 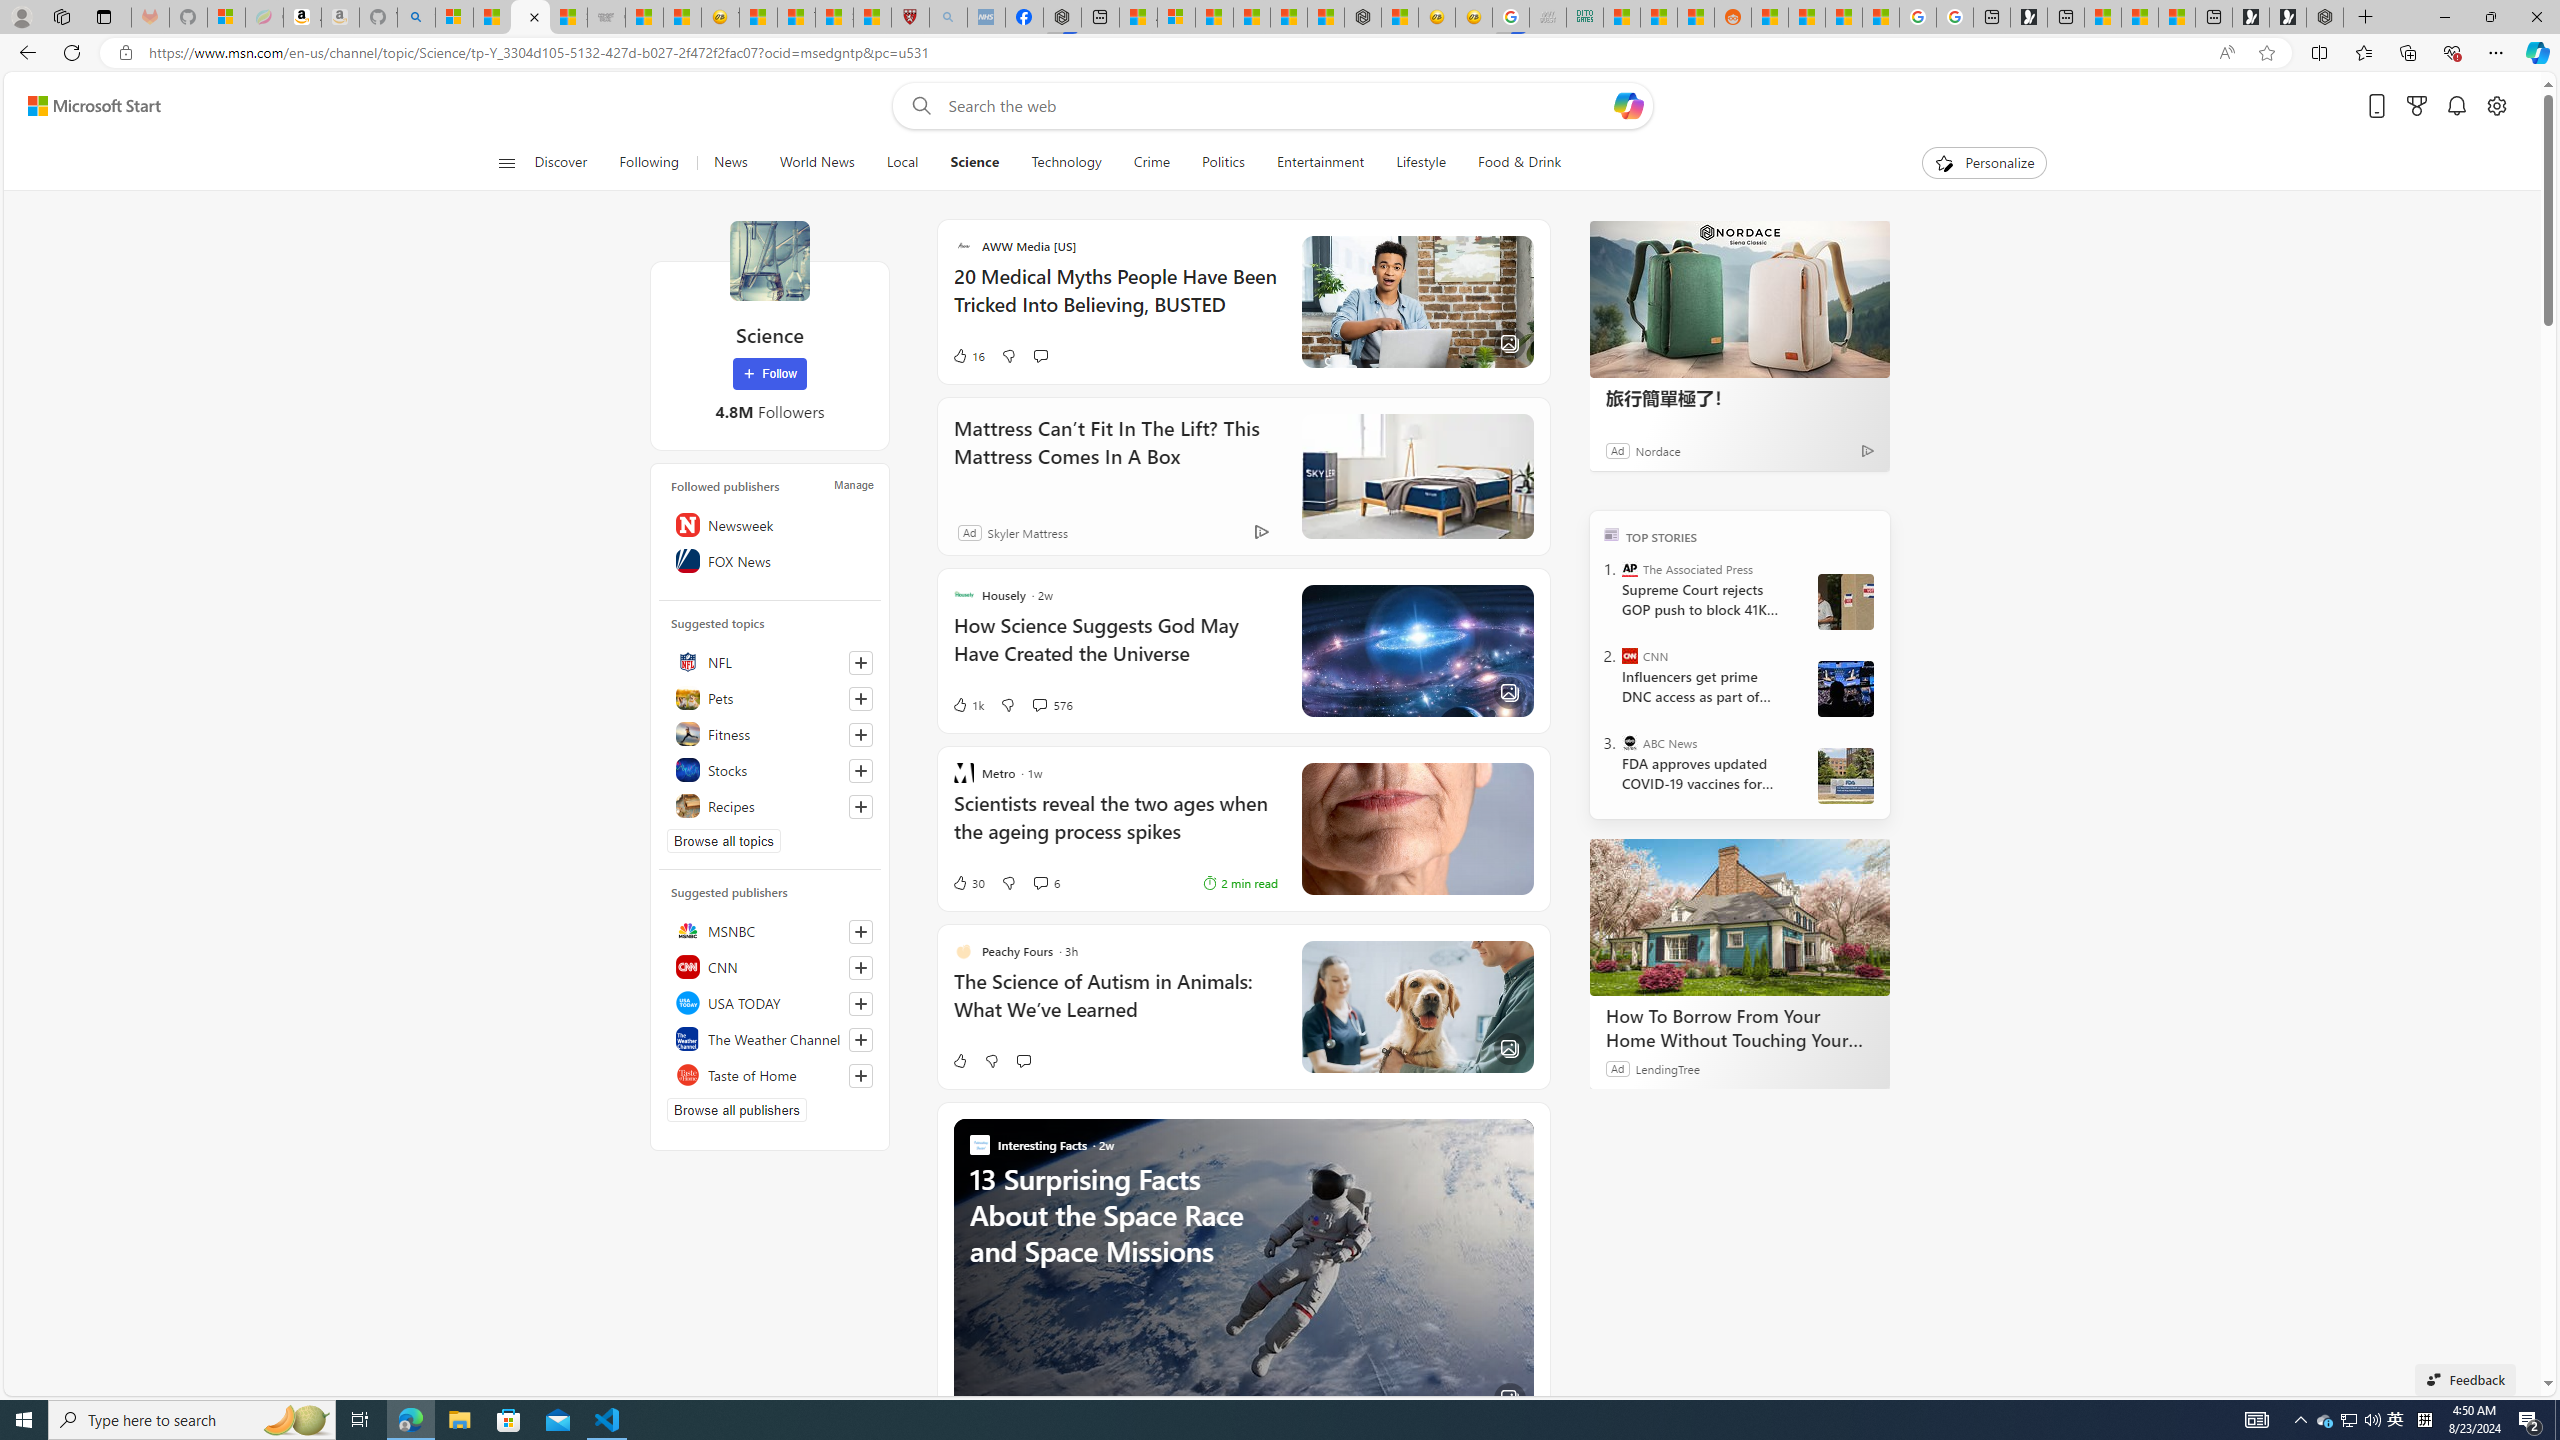 I want to click on 'Browse all publishers', so click(x=737, y=1108).